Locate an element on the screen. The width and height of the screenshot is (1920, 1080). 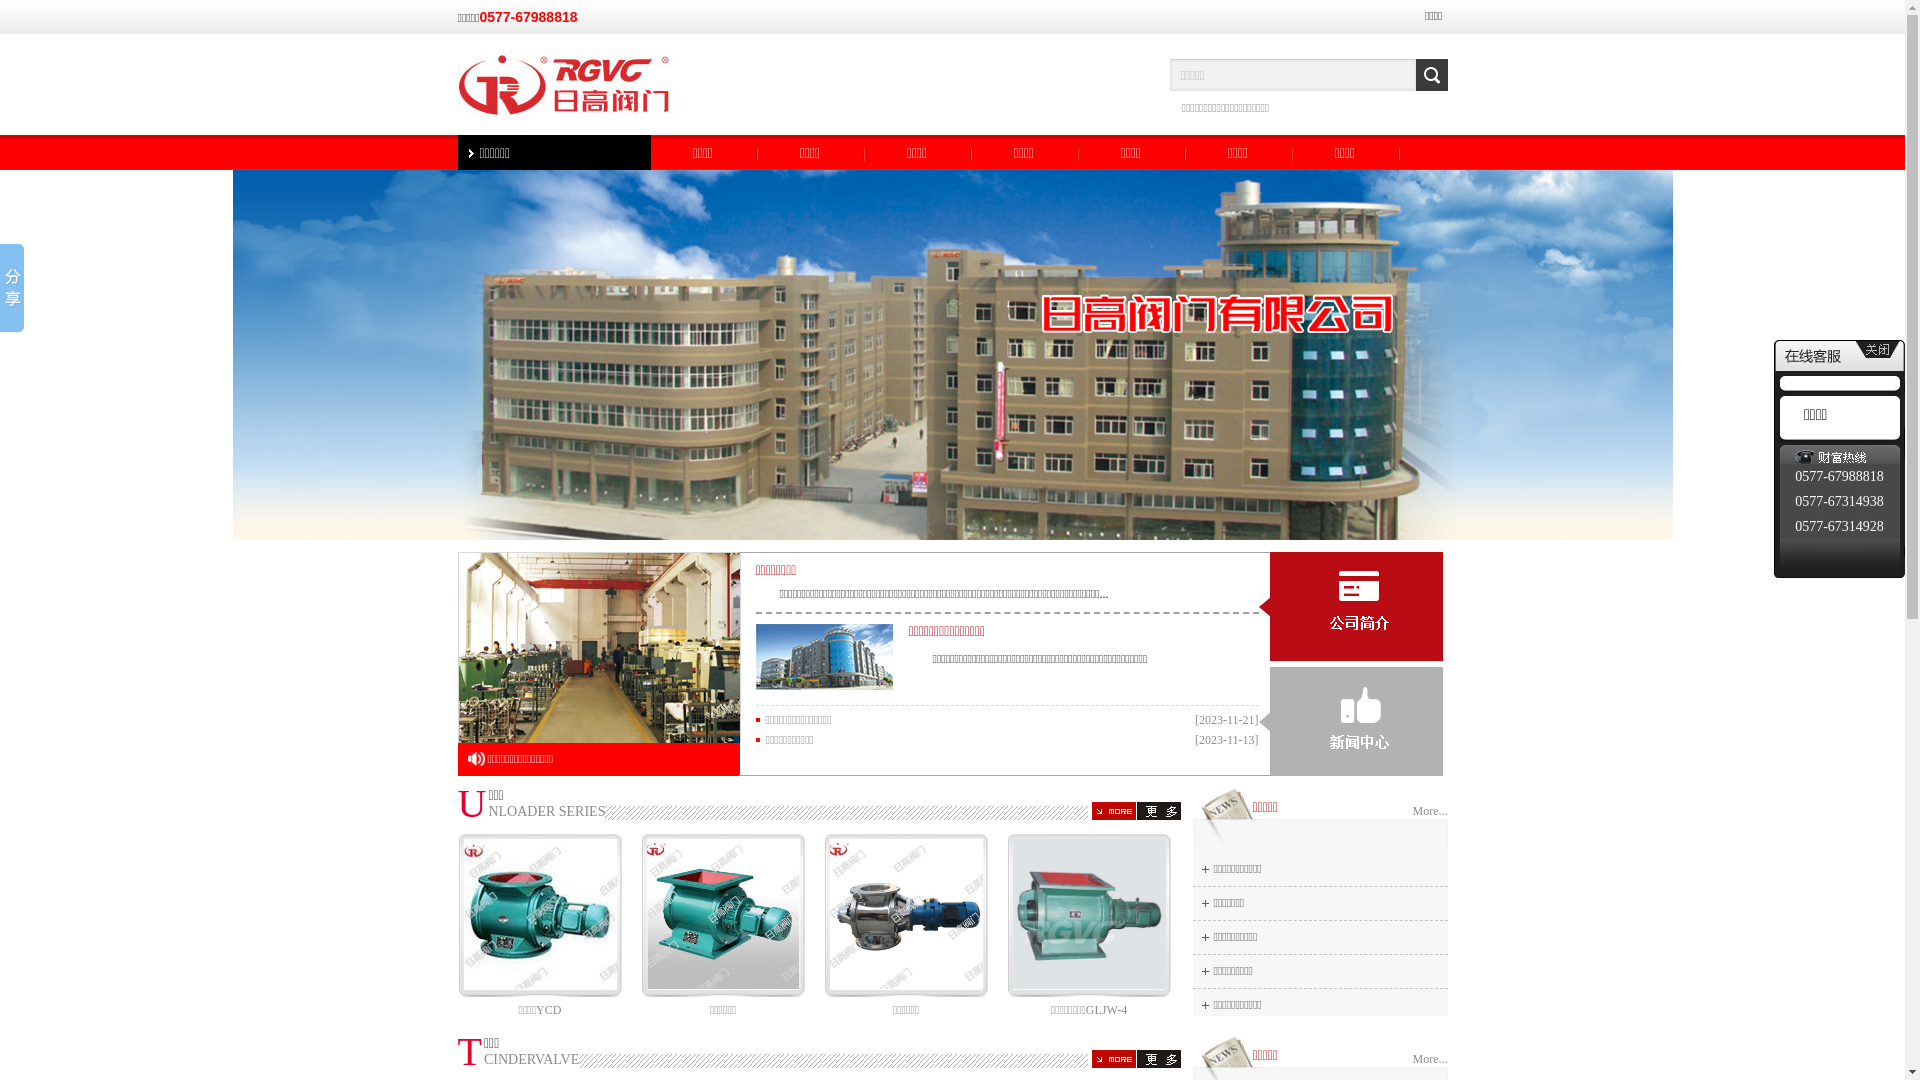
'More...' is located at coordinates (1428, 1058).